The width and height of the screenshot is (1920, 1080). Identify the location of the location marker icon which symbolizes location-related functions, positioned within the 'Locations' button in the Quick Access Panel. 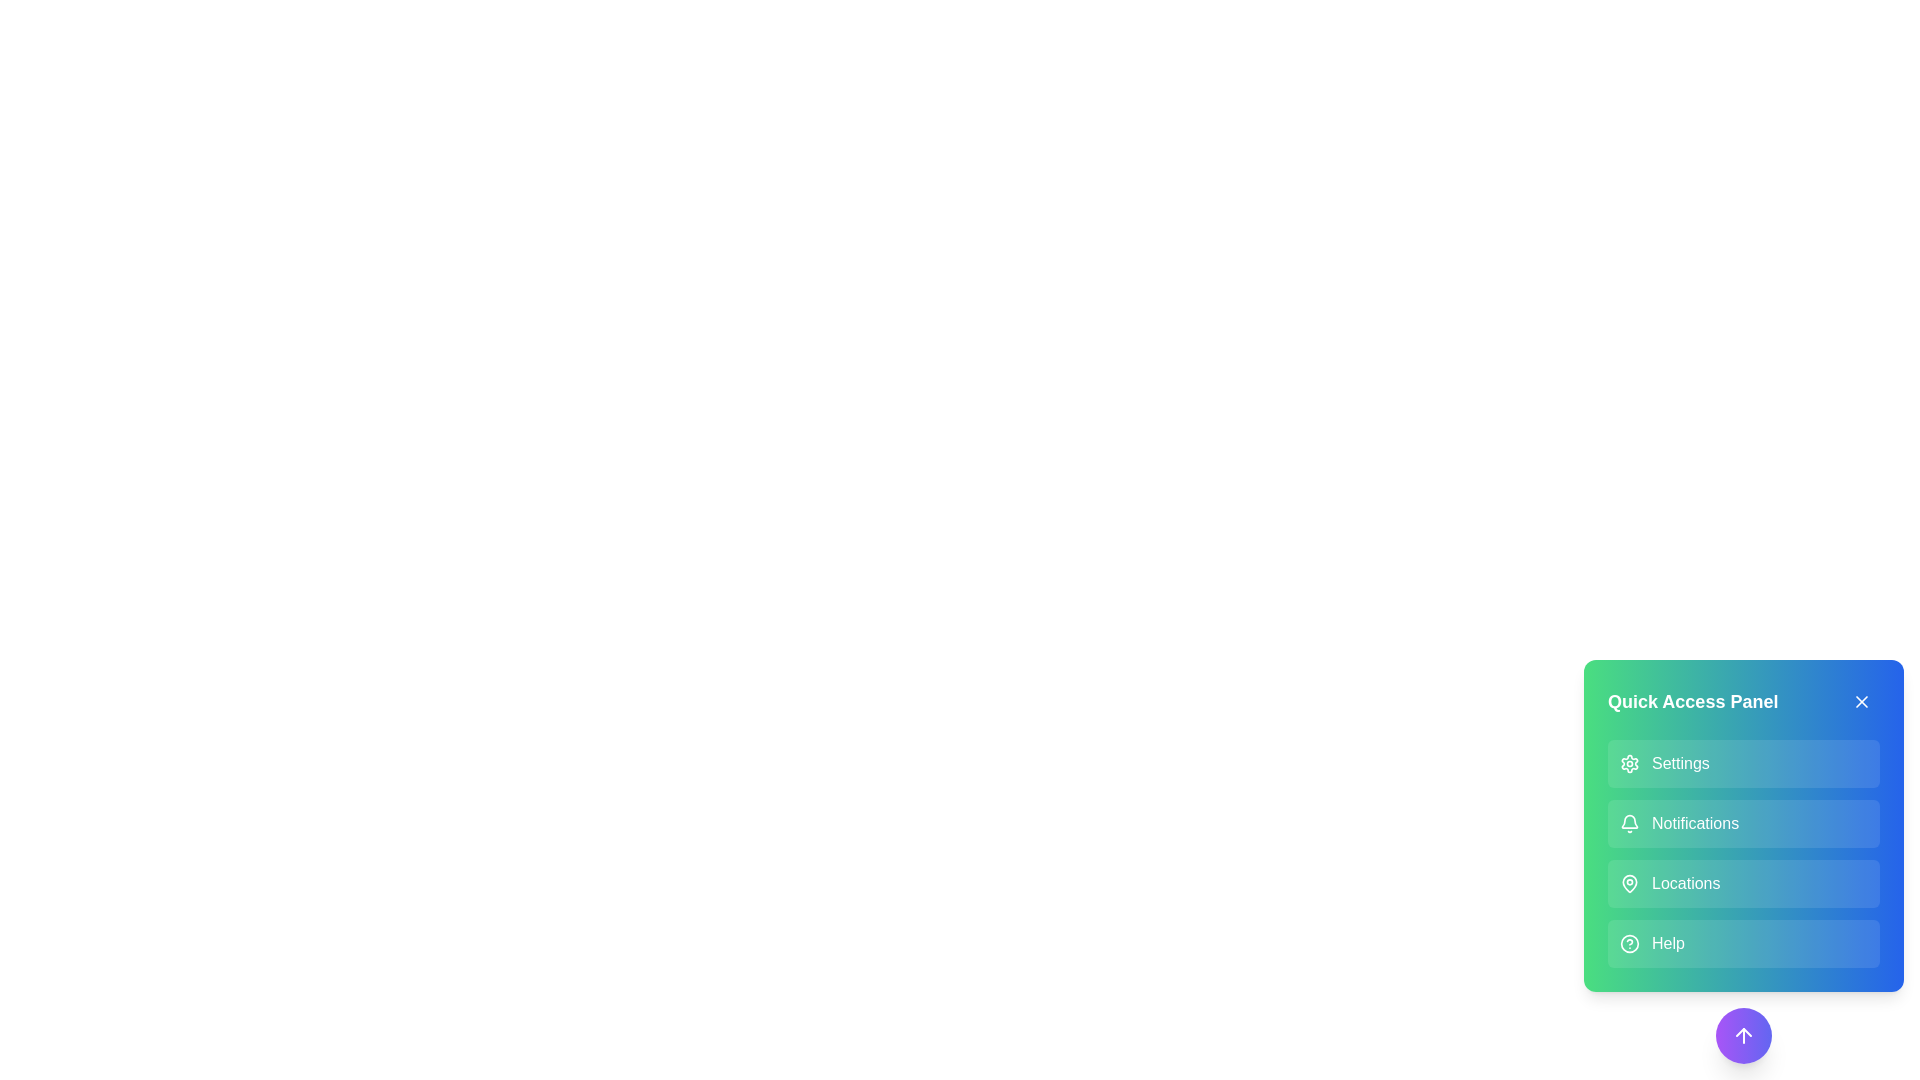
(1630, 882).